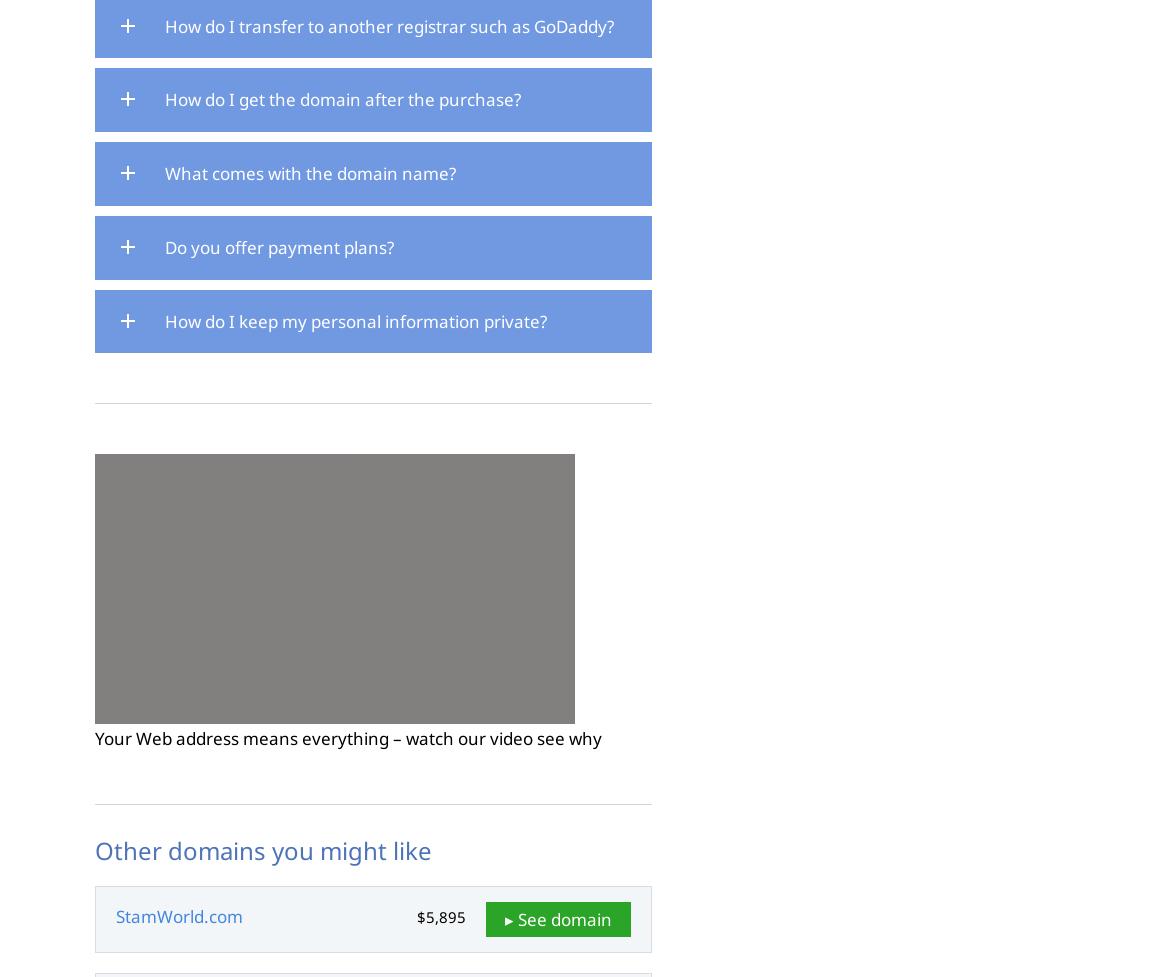 This screenshot has width=1150, height=977. What do you see at coordinates (348, 738) in the screenshot?
I see `'Your Web address means everything – watch our video see why'` at bounding box center [348, 738].